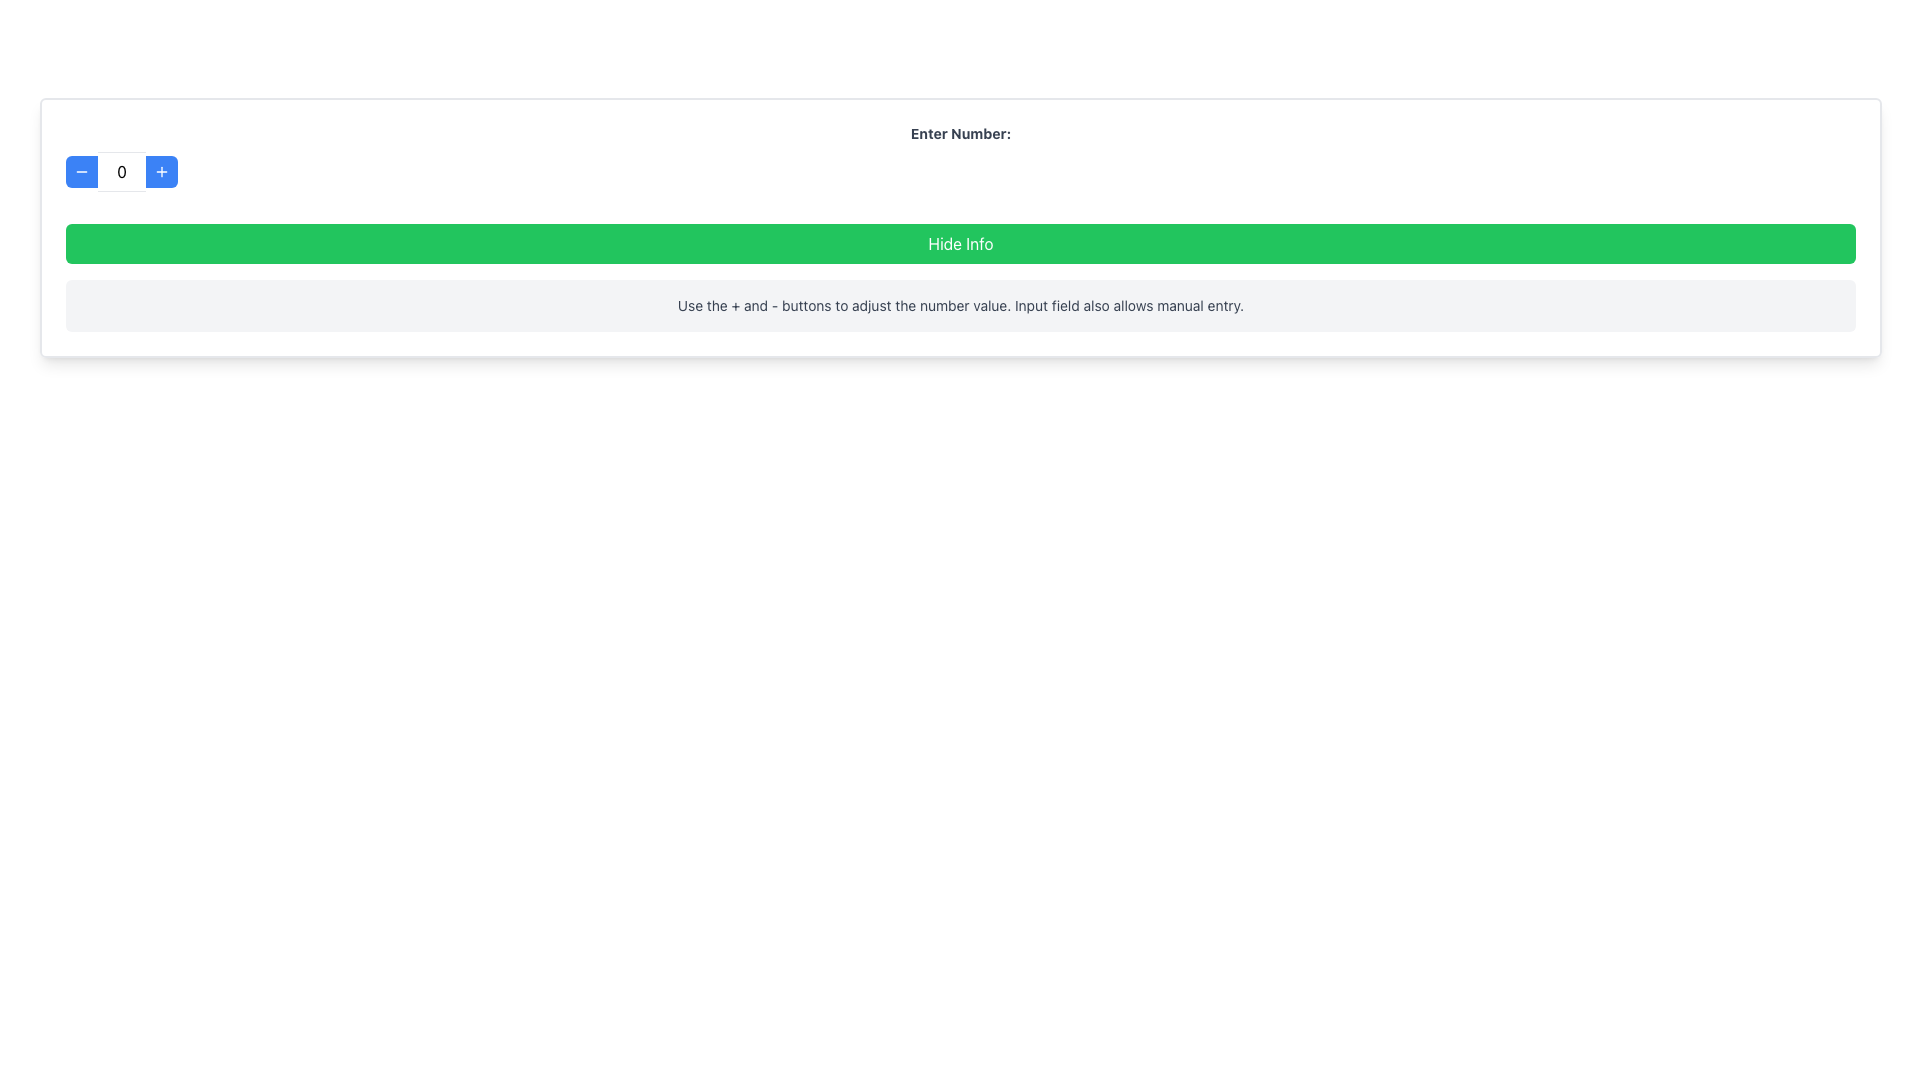 This screenshot has width=1920, height=1080. Describe the element at coordinates (80, 171) in the screenshot. I see `the horizontal line icon located within the blue button on the left side of the counter interface` at that location.